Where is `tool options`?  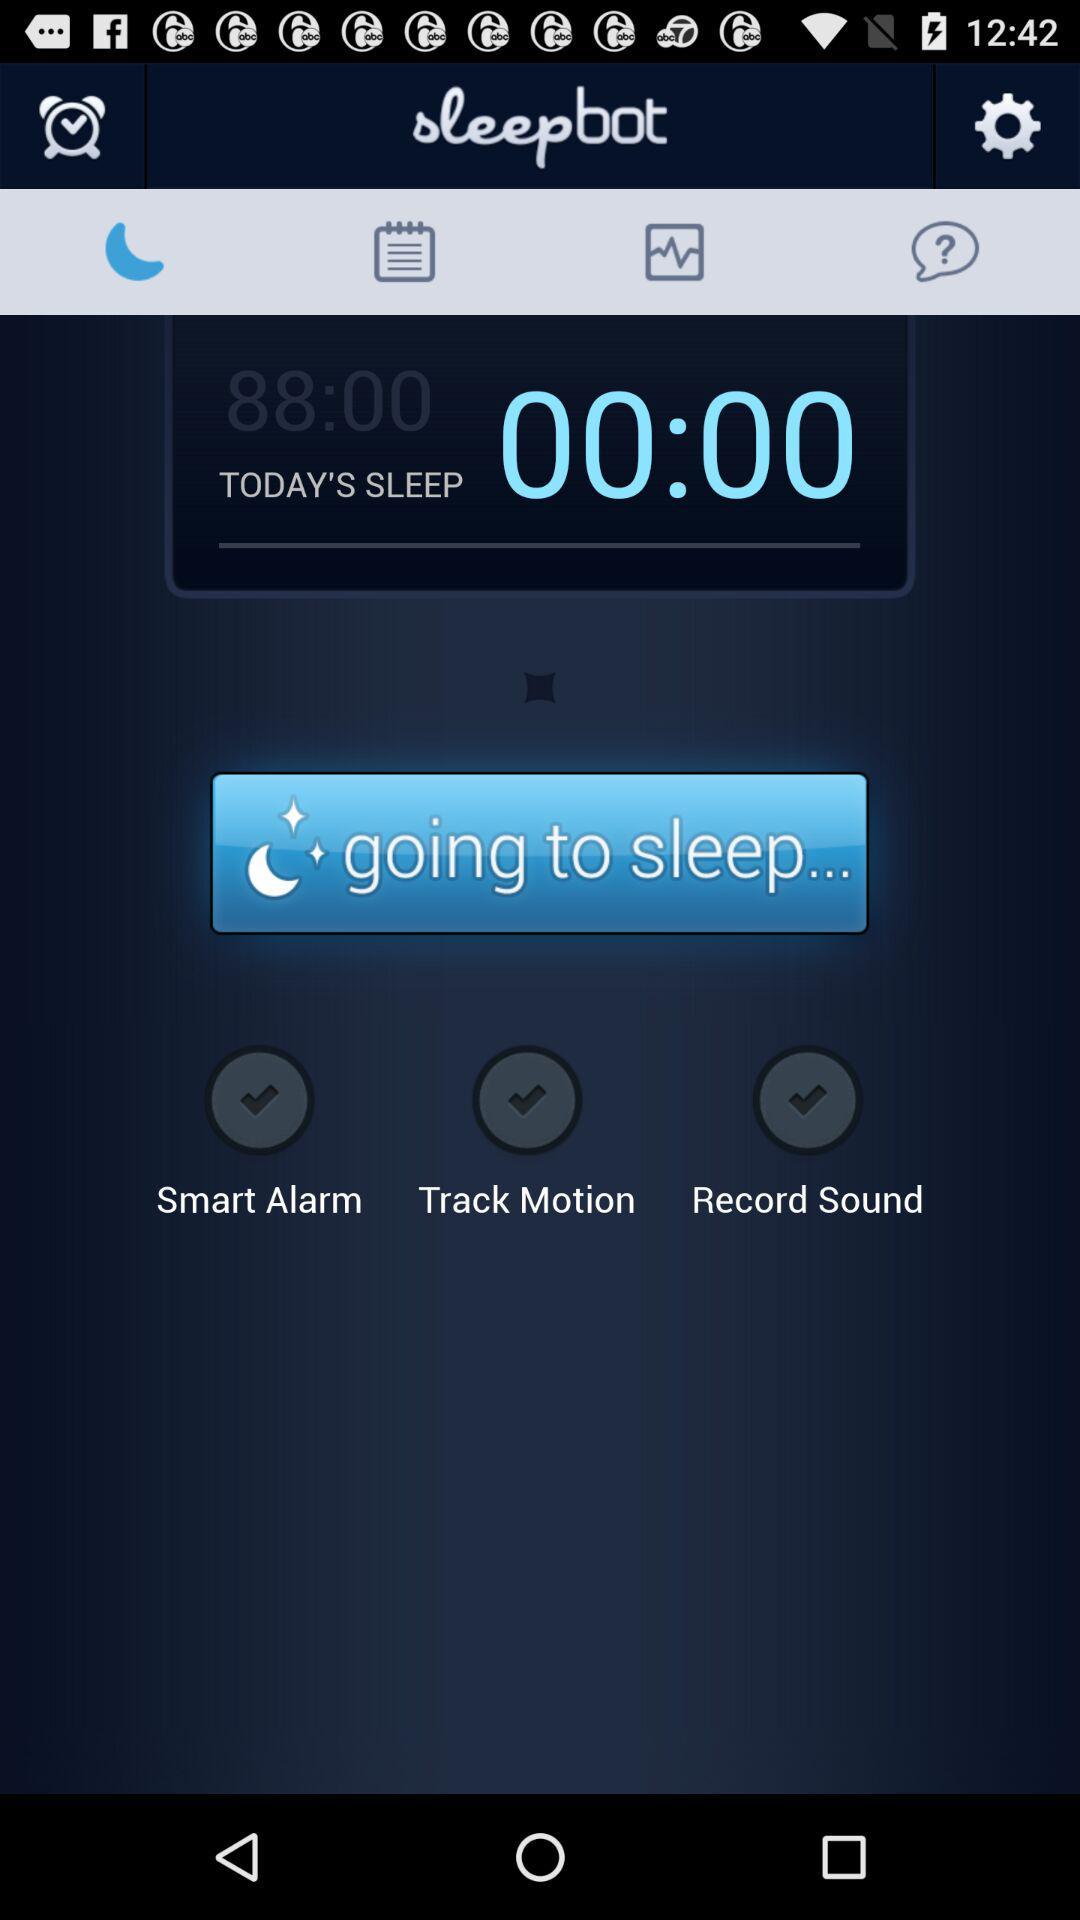
tool options is located at coordinates (1006, 126).